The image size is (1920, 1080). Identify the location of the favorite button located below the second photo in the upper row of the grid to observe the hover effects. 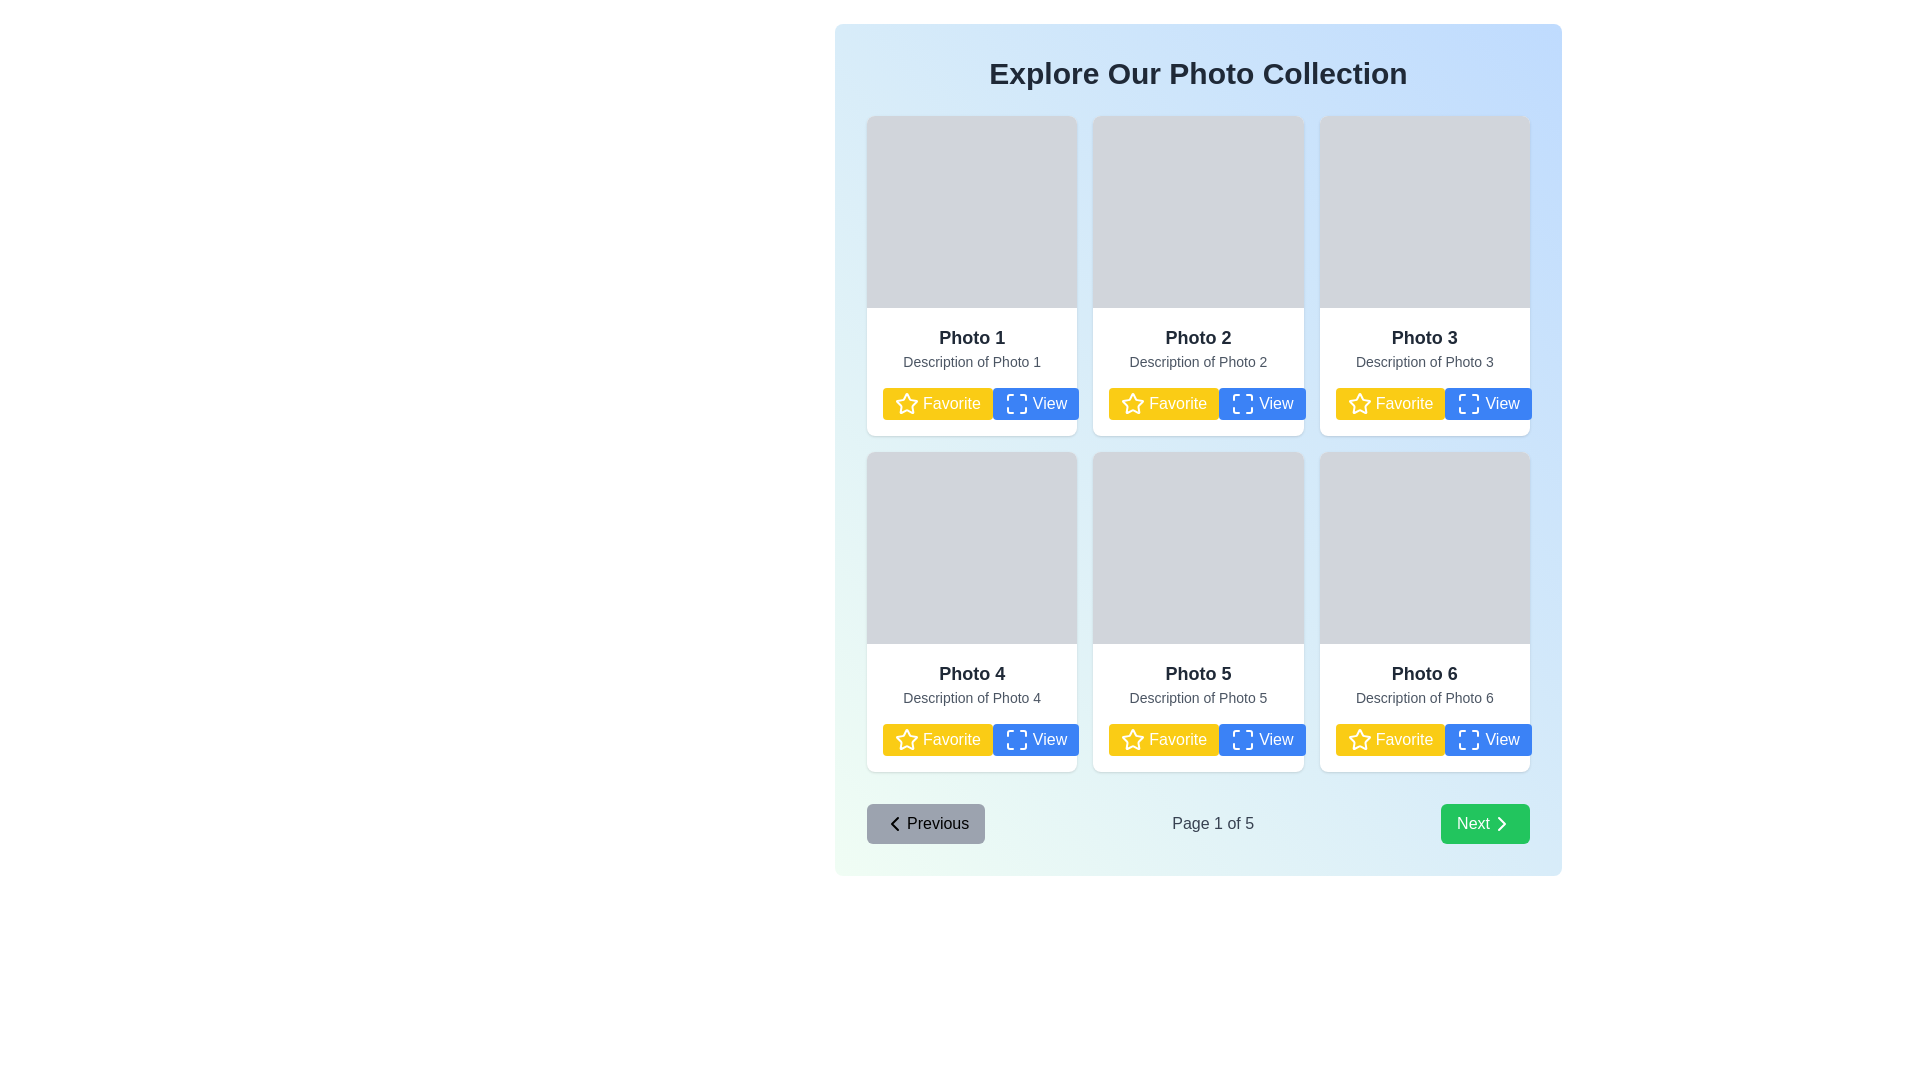
(1164, 404).